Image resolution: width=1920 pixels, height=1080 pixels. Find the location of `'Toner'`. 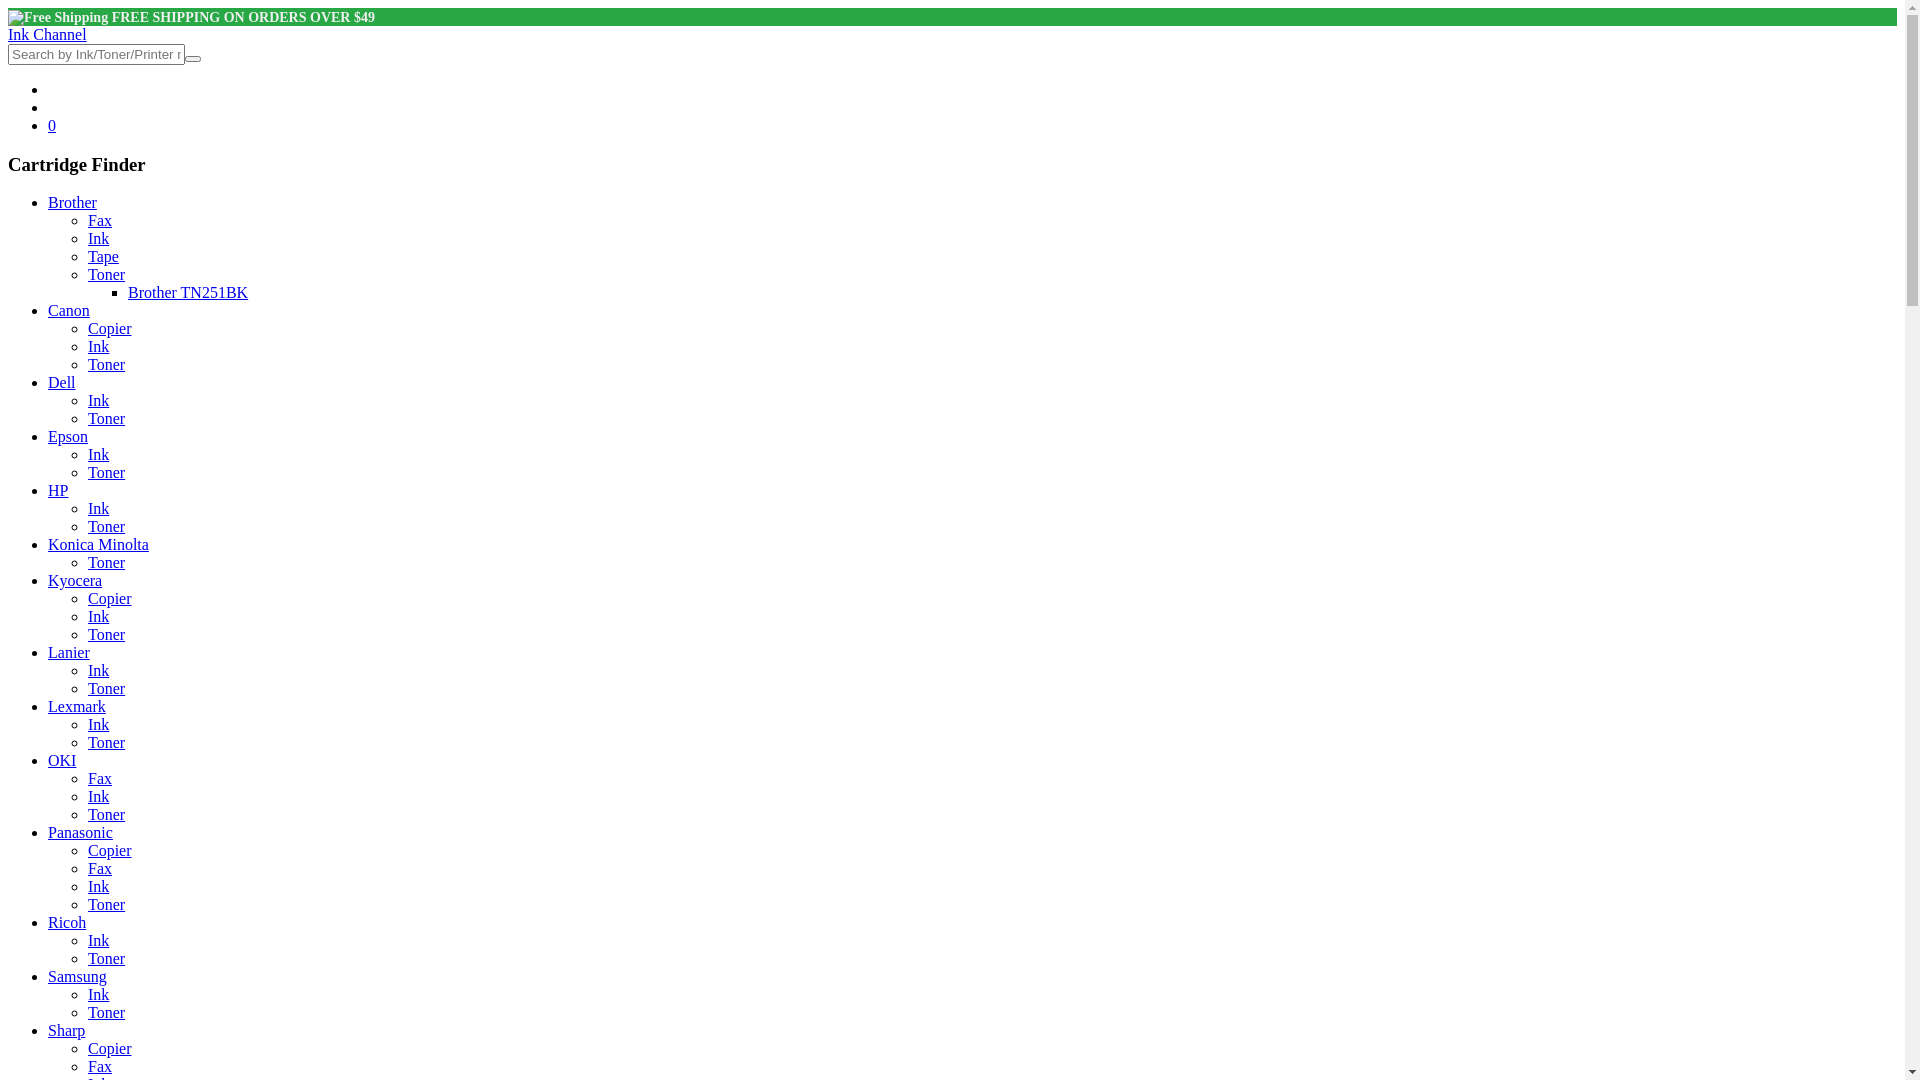

'Toner' is located at coordinates (105, 274).